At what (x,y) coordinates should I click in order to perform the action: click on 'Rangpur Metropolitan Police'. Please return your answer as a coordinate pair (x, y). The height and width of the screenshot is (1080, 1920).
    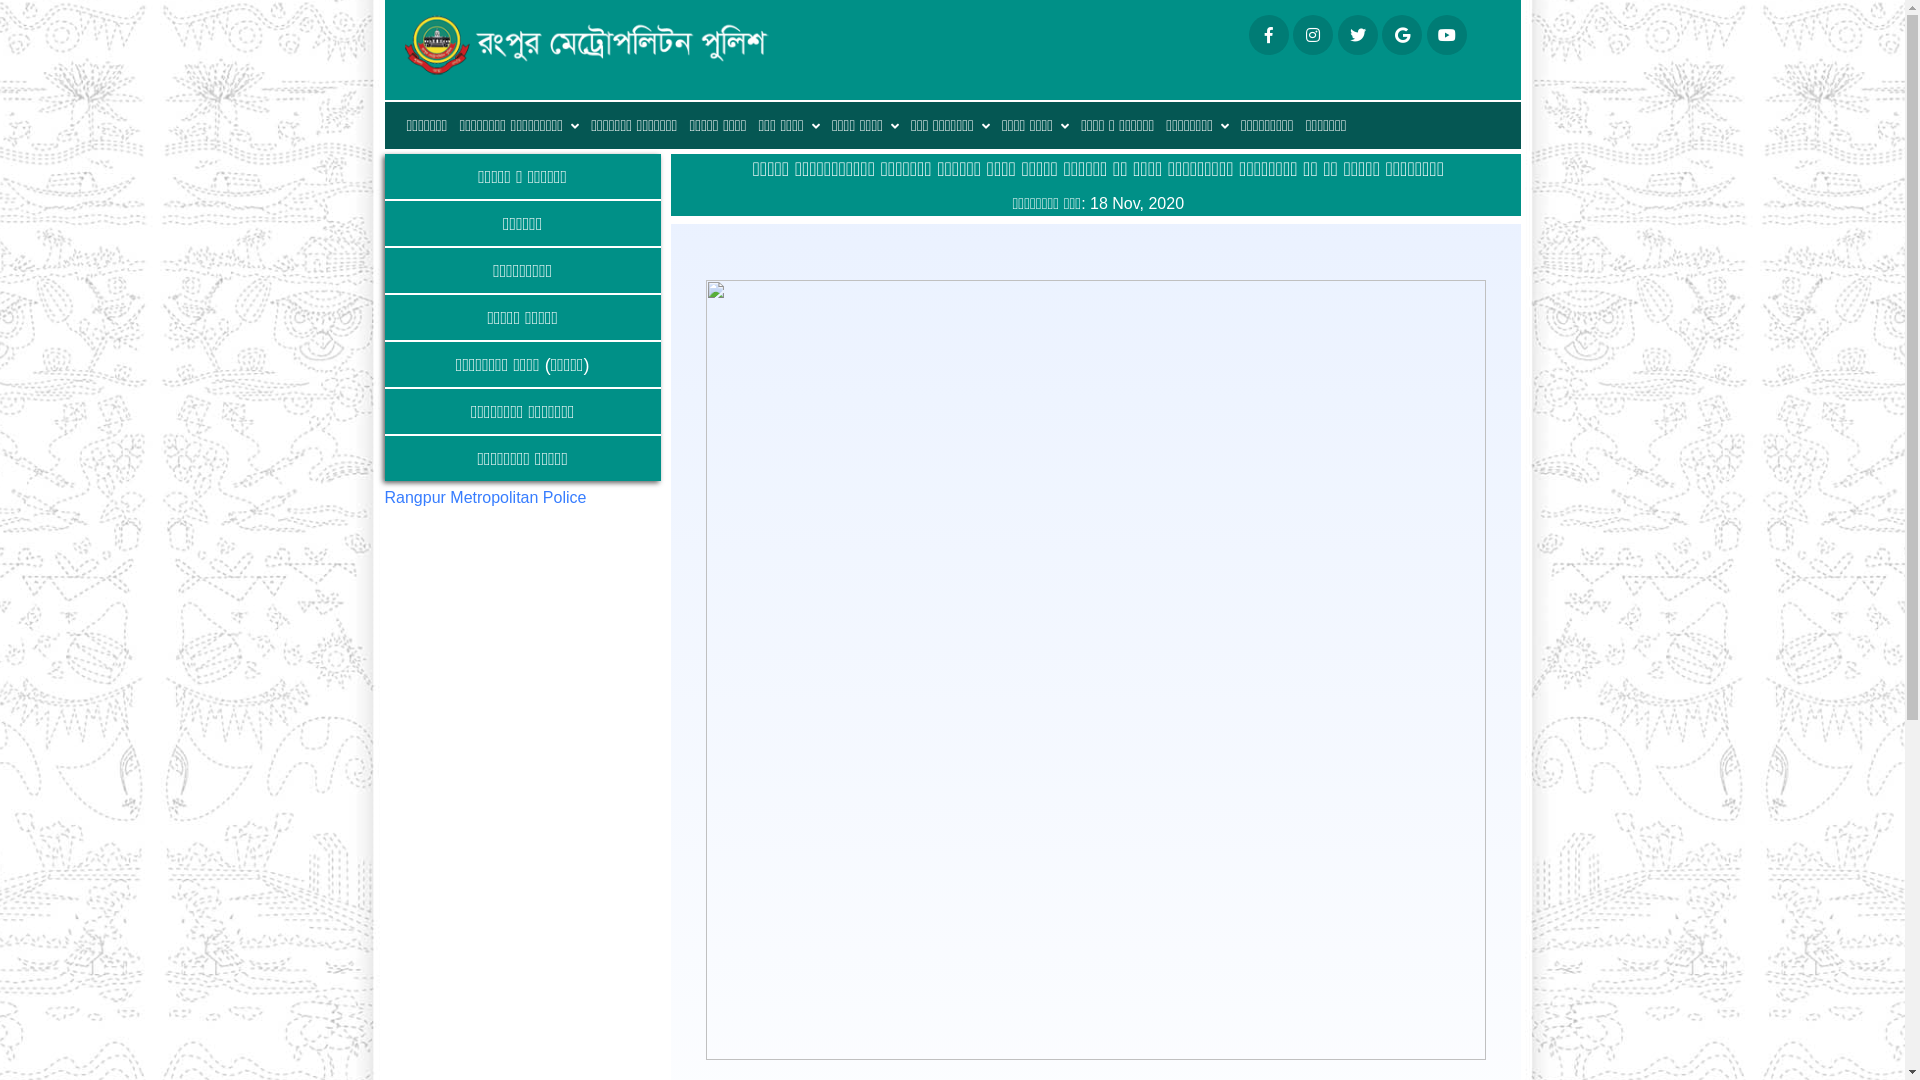
    Looking at the image, I should click on (484, 496).